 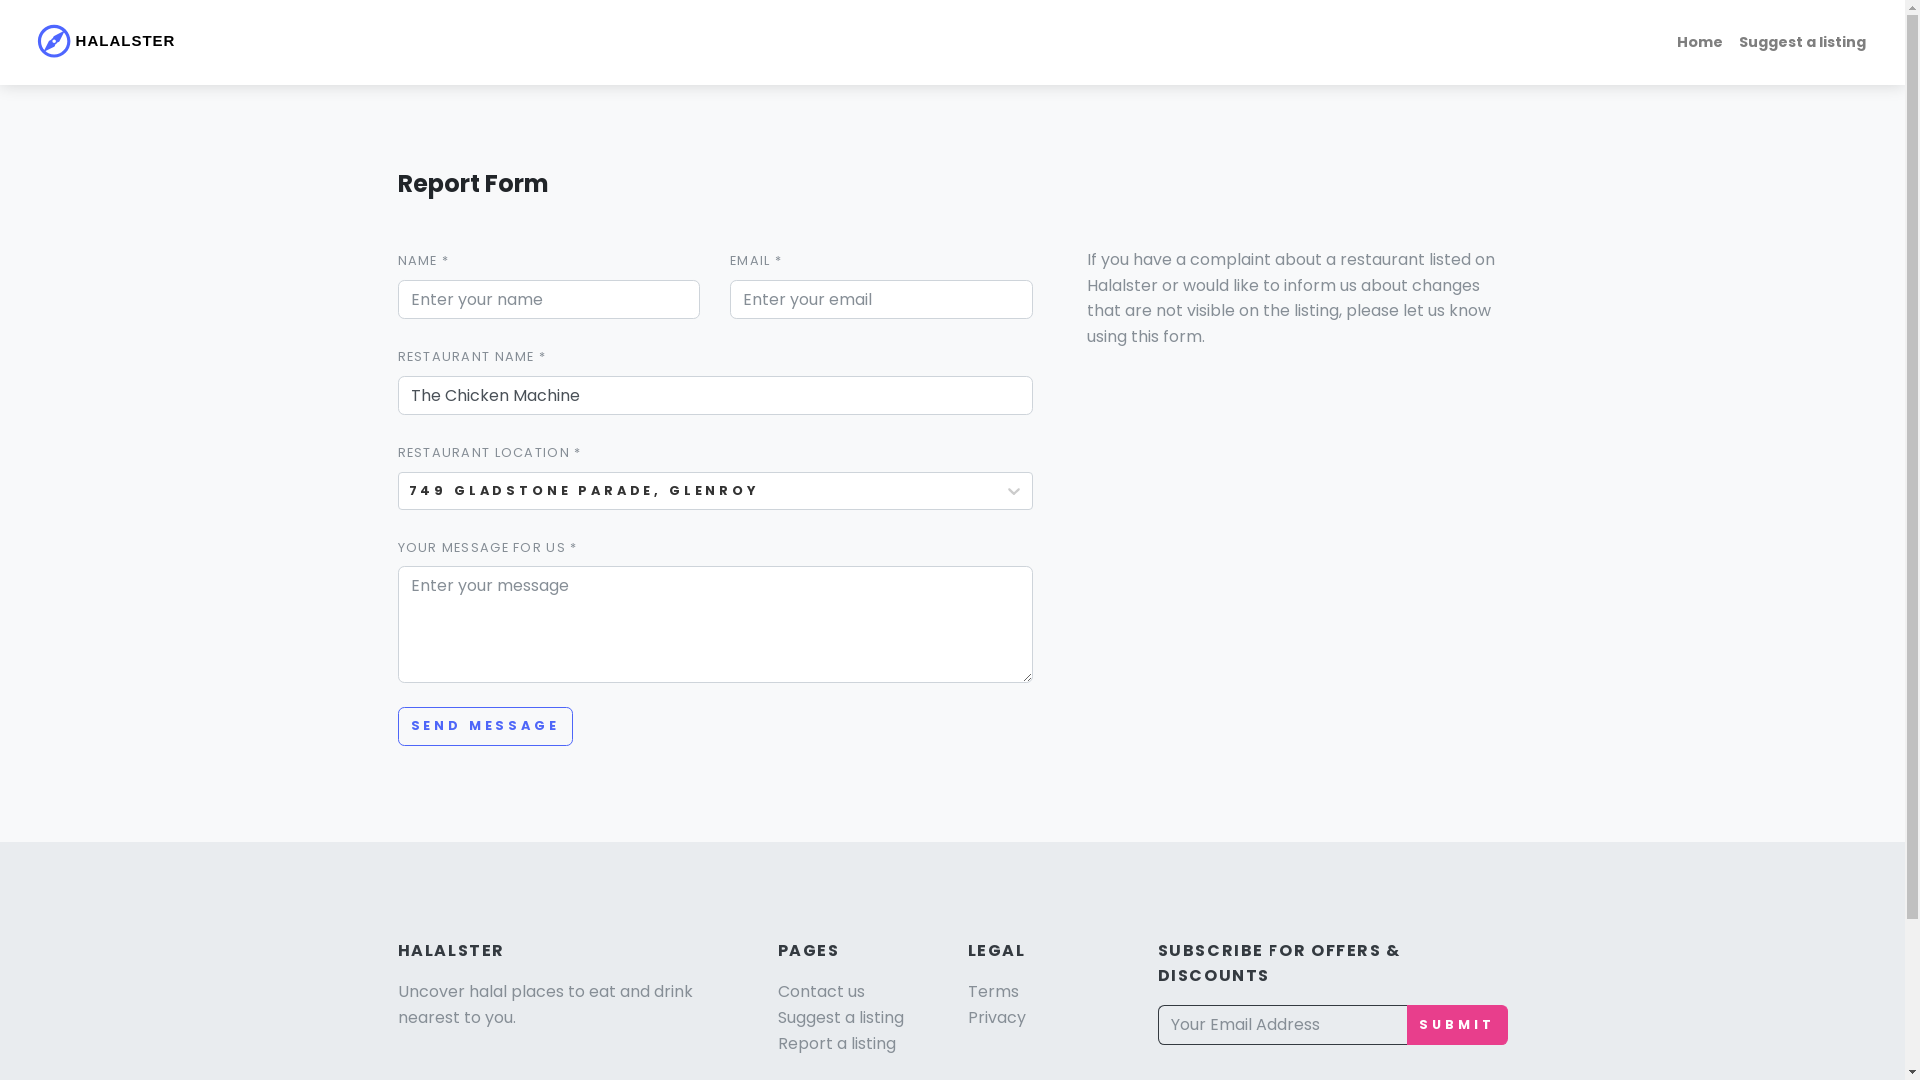 What do you see at coordinates (993, 991) in the screenshot?
I see `'Terms'` at bounding box center [993, 991].